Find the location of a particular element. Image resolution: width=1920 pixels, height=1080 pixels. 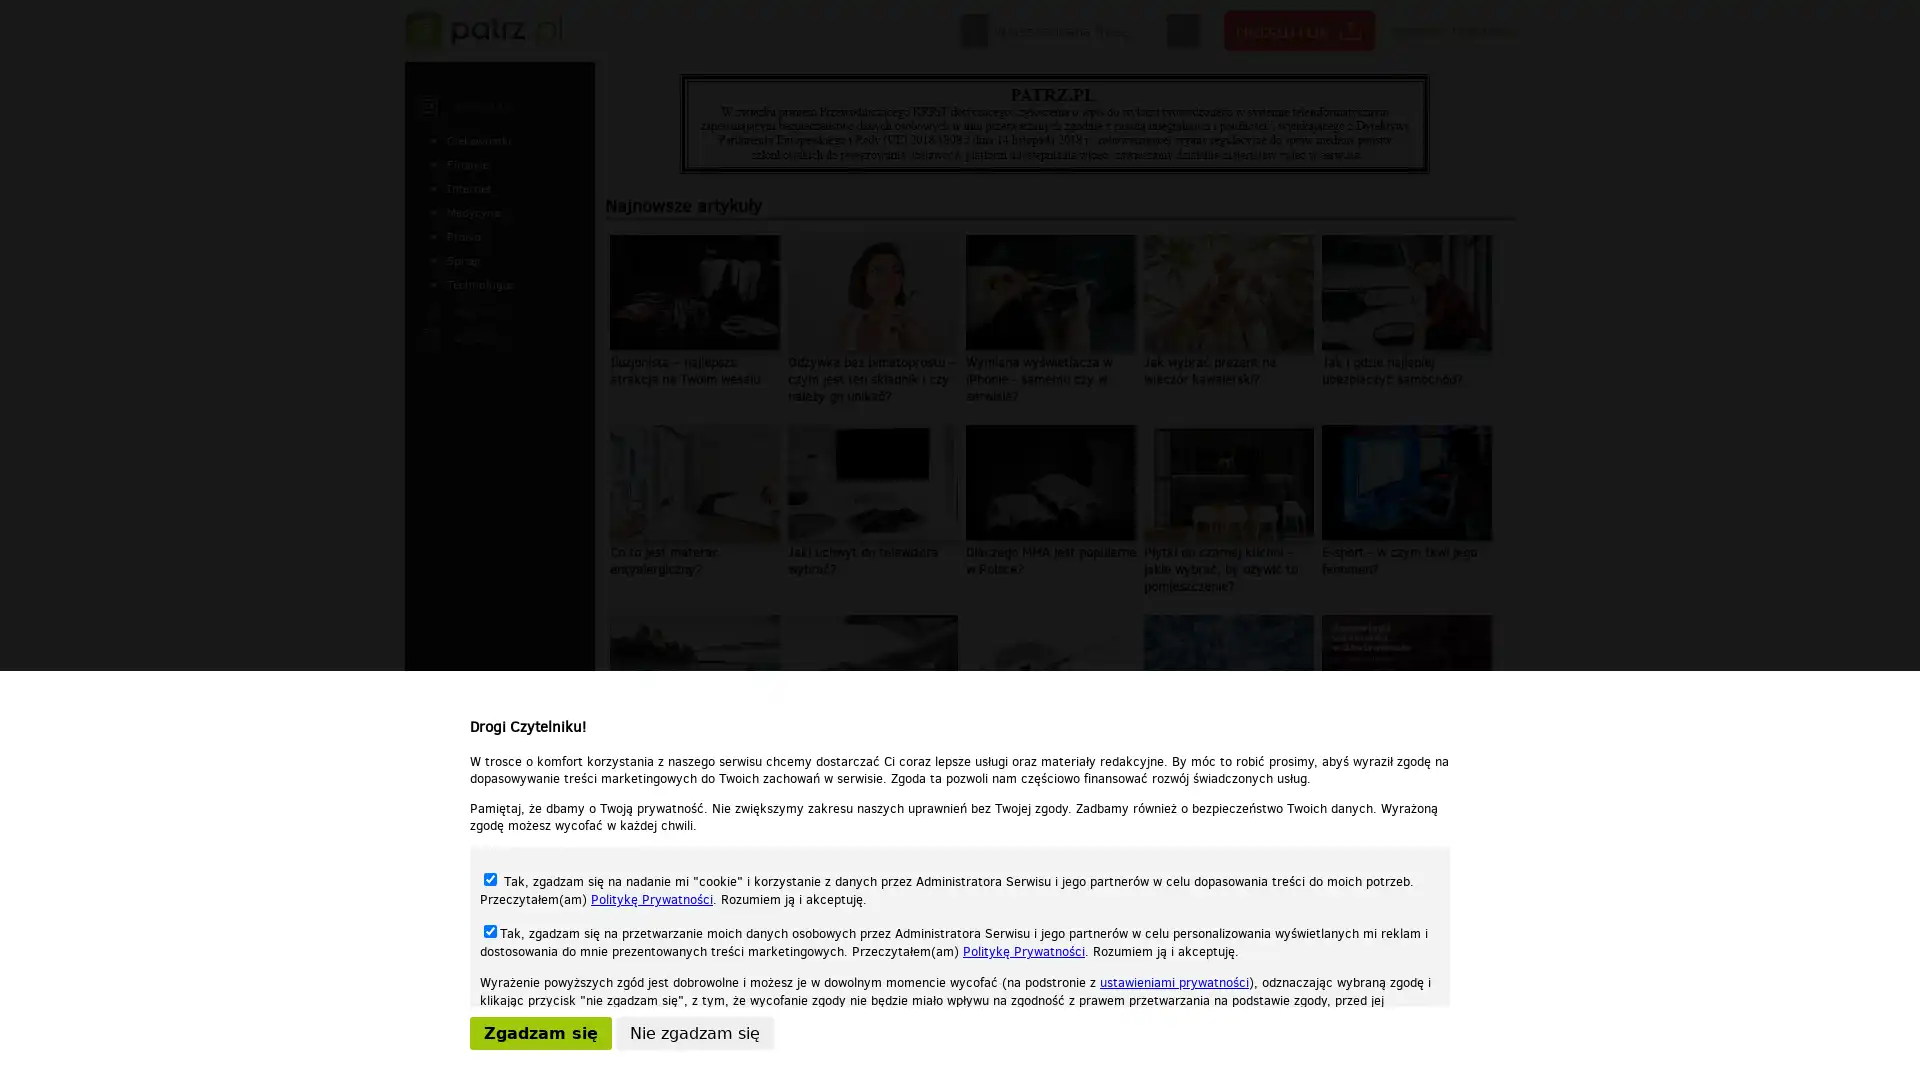

Nie zgadzam sie is located at coordinates (695, 1033).